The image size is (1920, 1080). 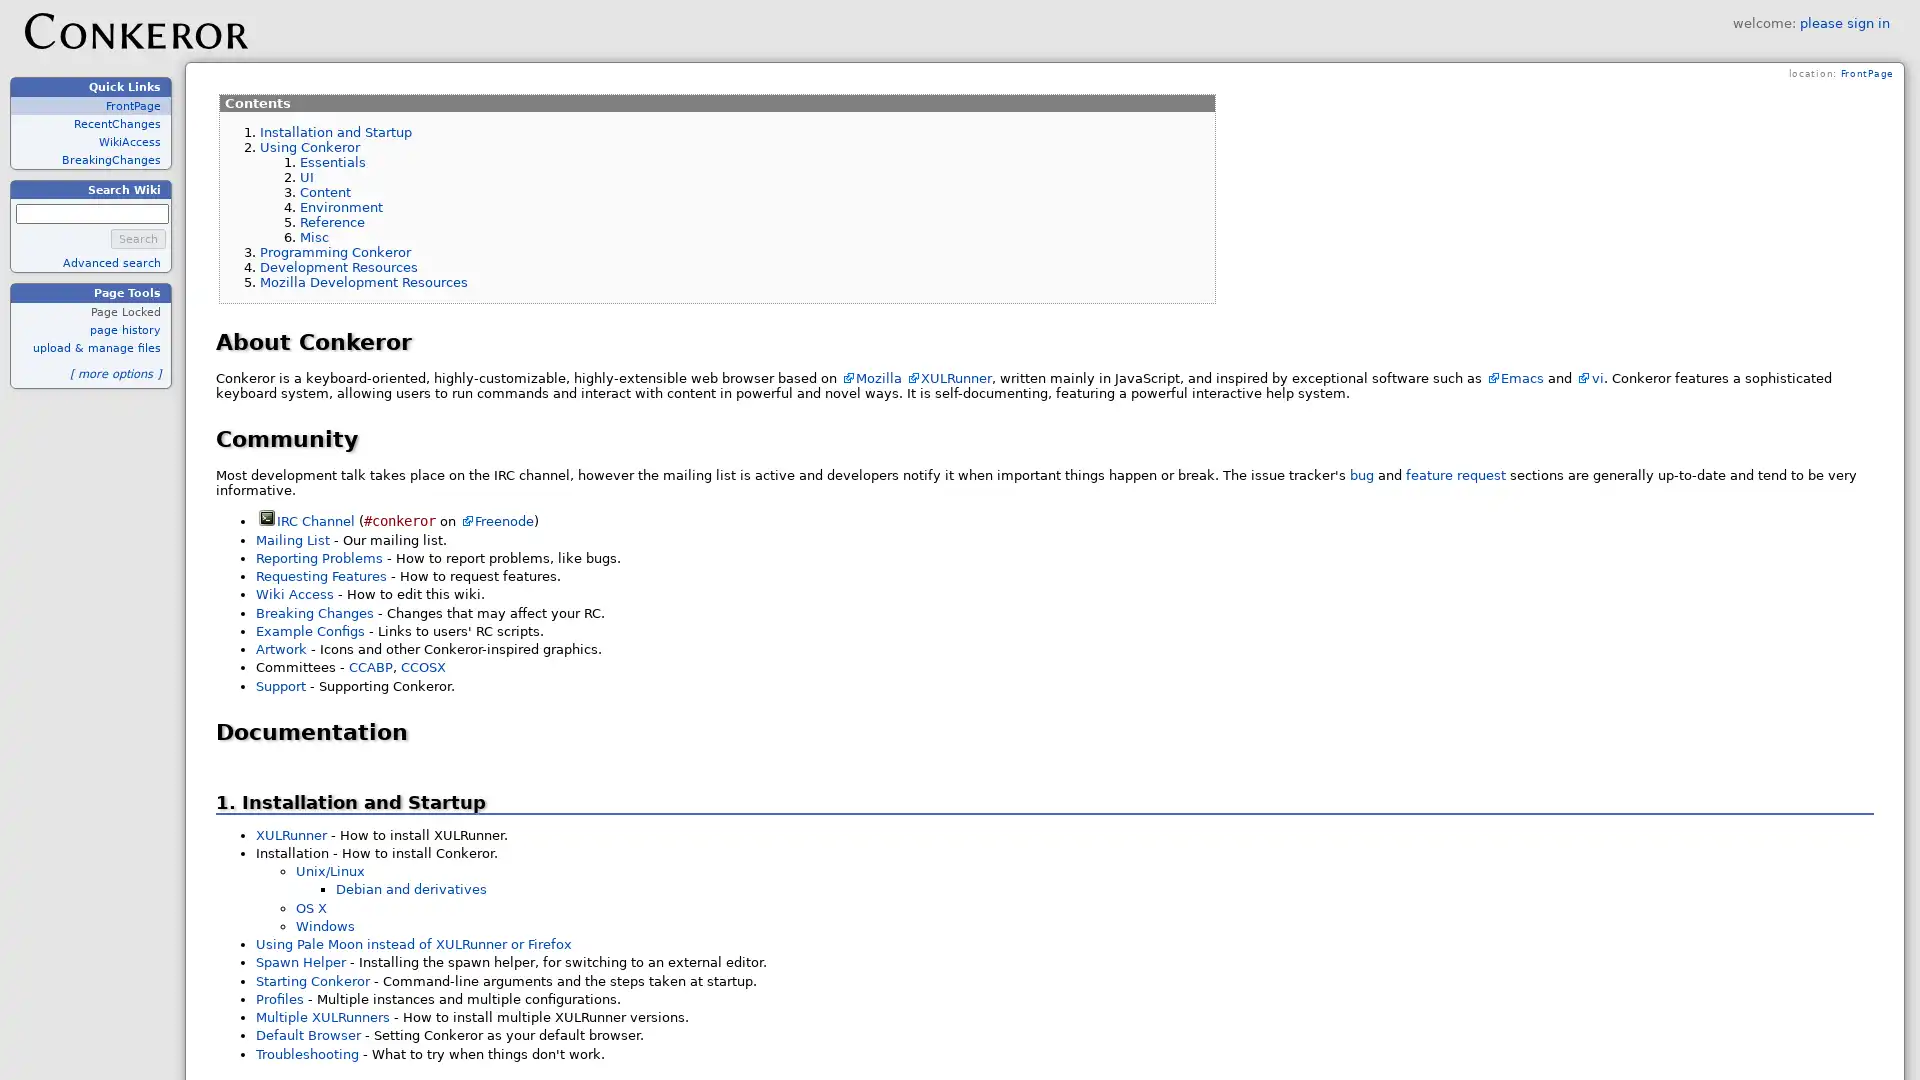 What do you see at coordinates (137, 238) in the screenshot?
I see `Search` at bounding box center [137, 238].